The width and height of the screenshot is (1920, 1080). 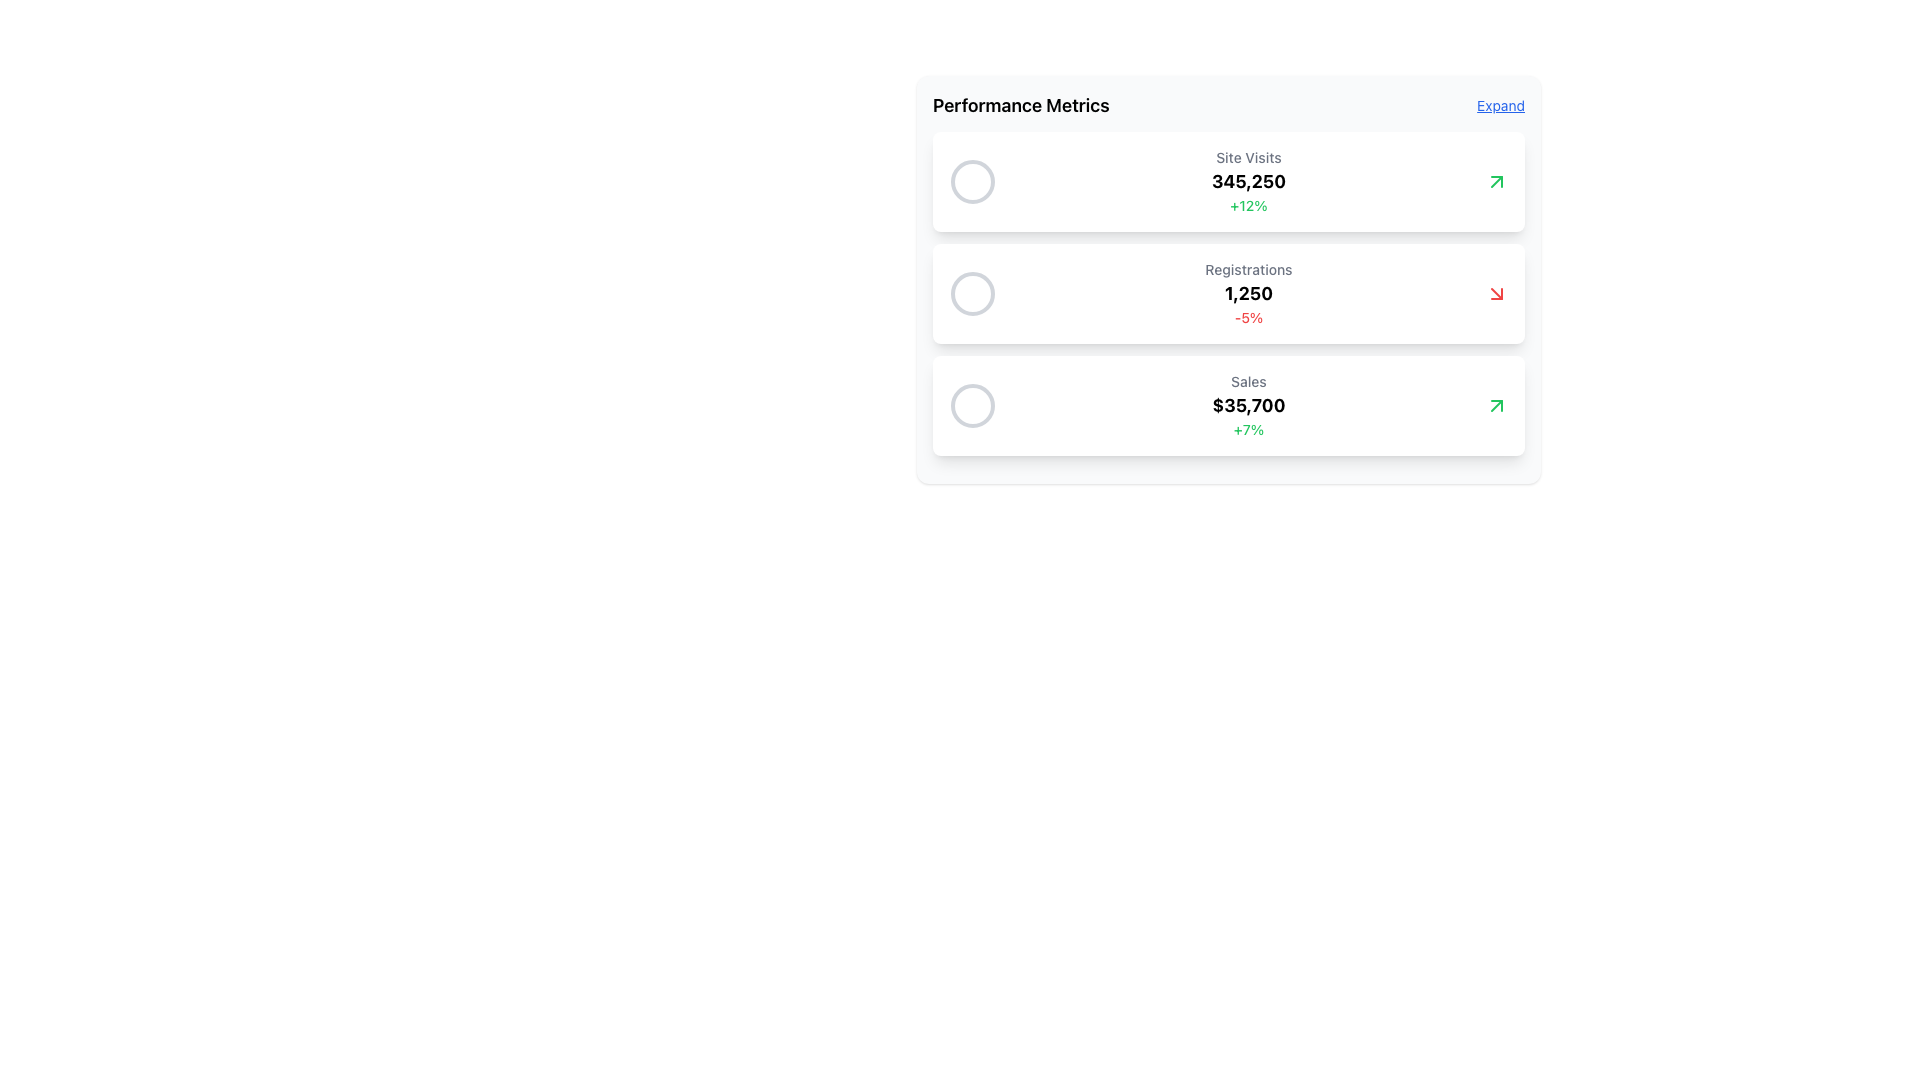 What do you see at coordinates (1247, 270) in the screenshot?
I see `the text label reading 'Registrations' styled with a medium font weight and gray color, located at the top of the second statistics card in the 'Performance Metrics' section` at bounding box center [1247, 270].